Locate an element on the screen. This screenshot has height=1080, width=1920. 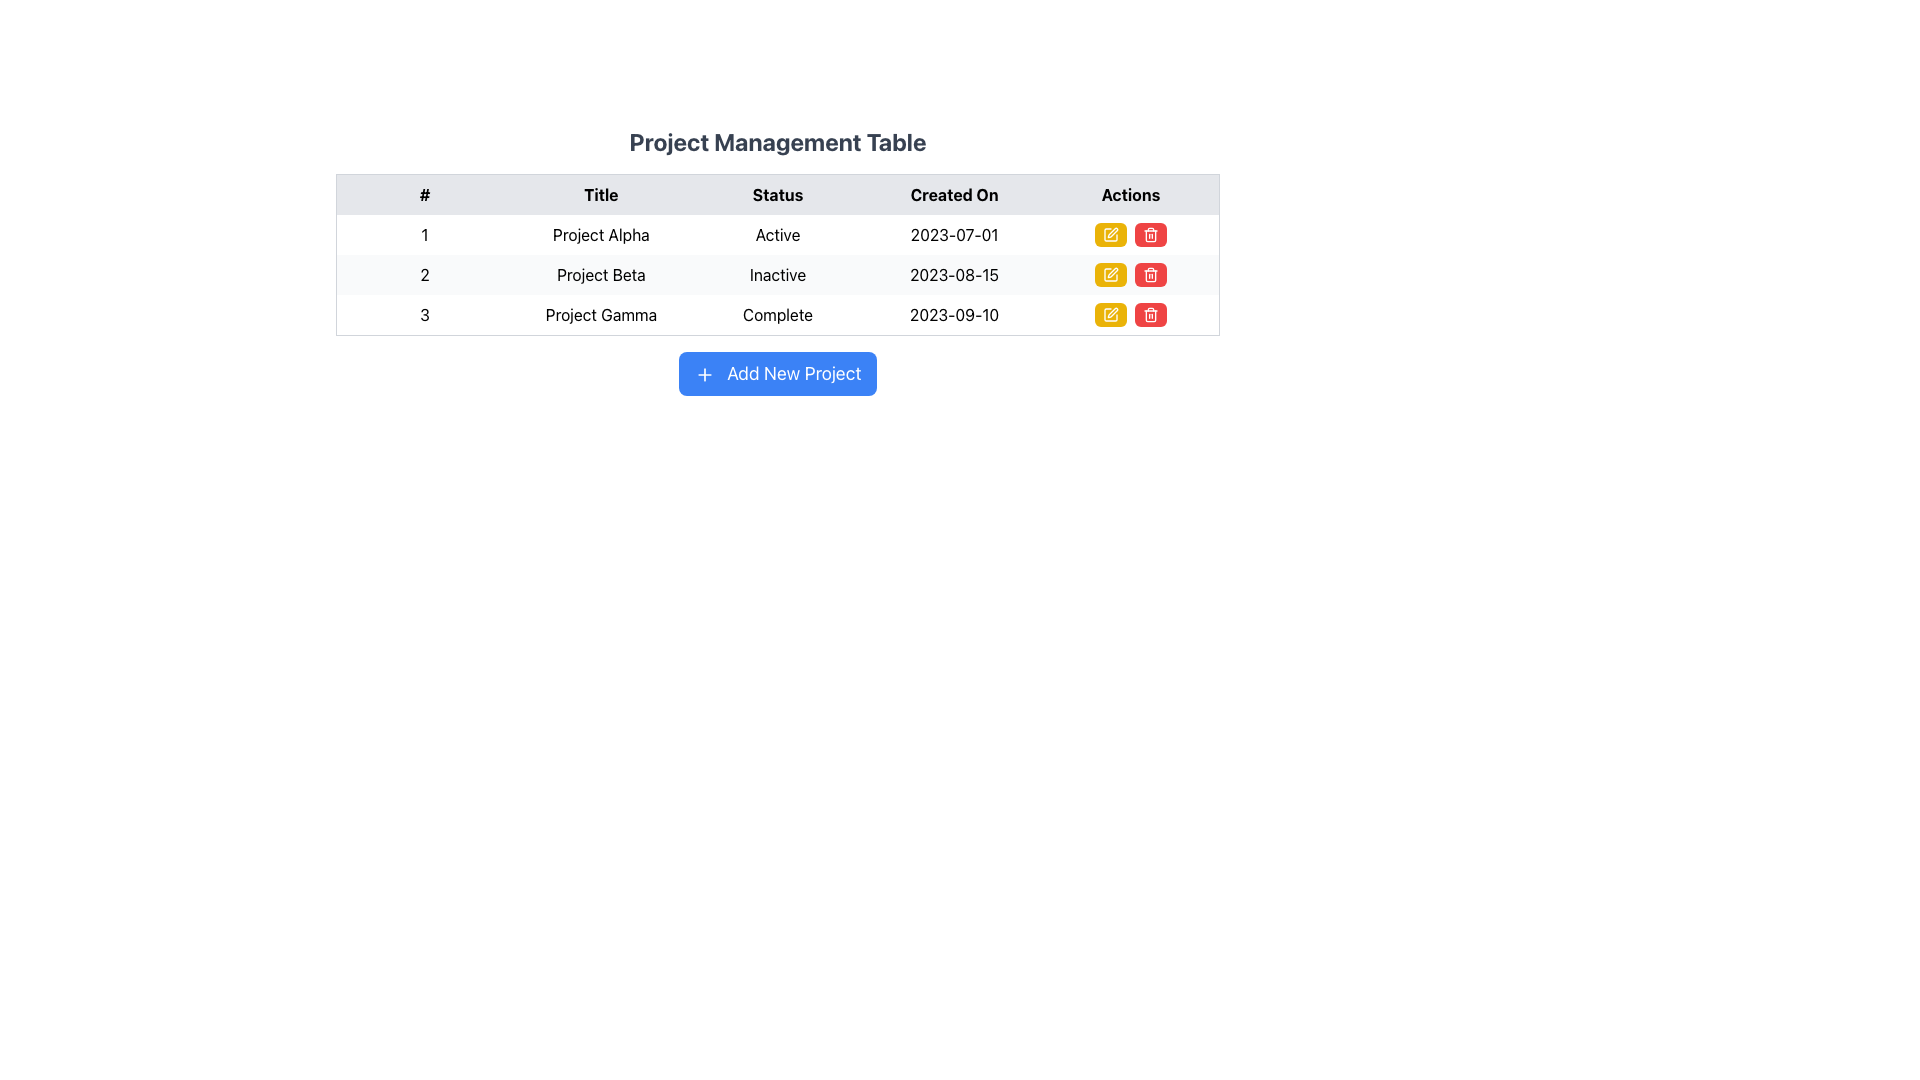
the yellow edit button within the action buttons group in the 'Project Management Table' for 'Project Alpha' is located at coordinates (1130, 234).